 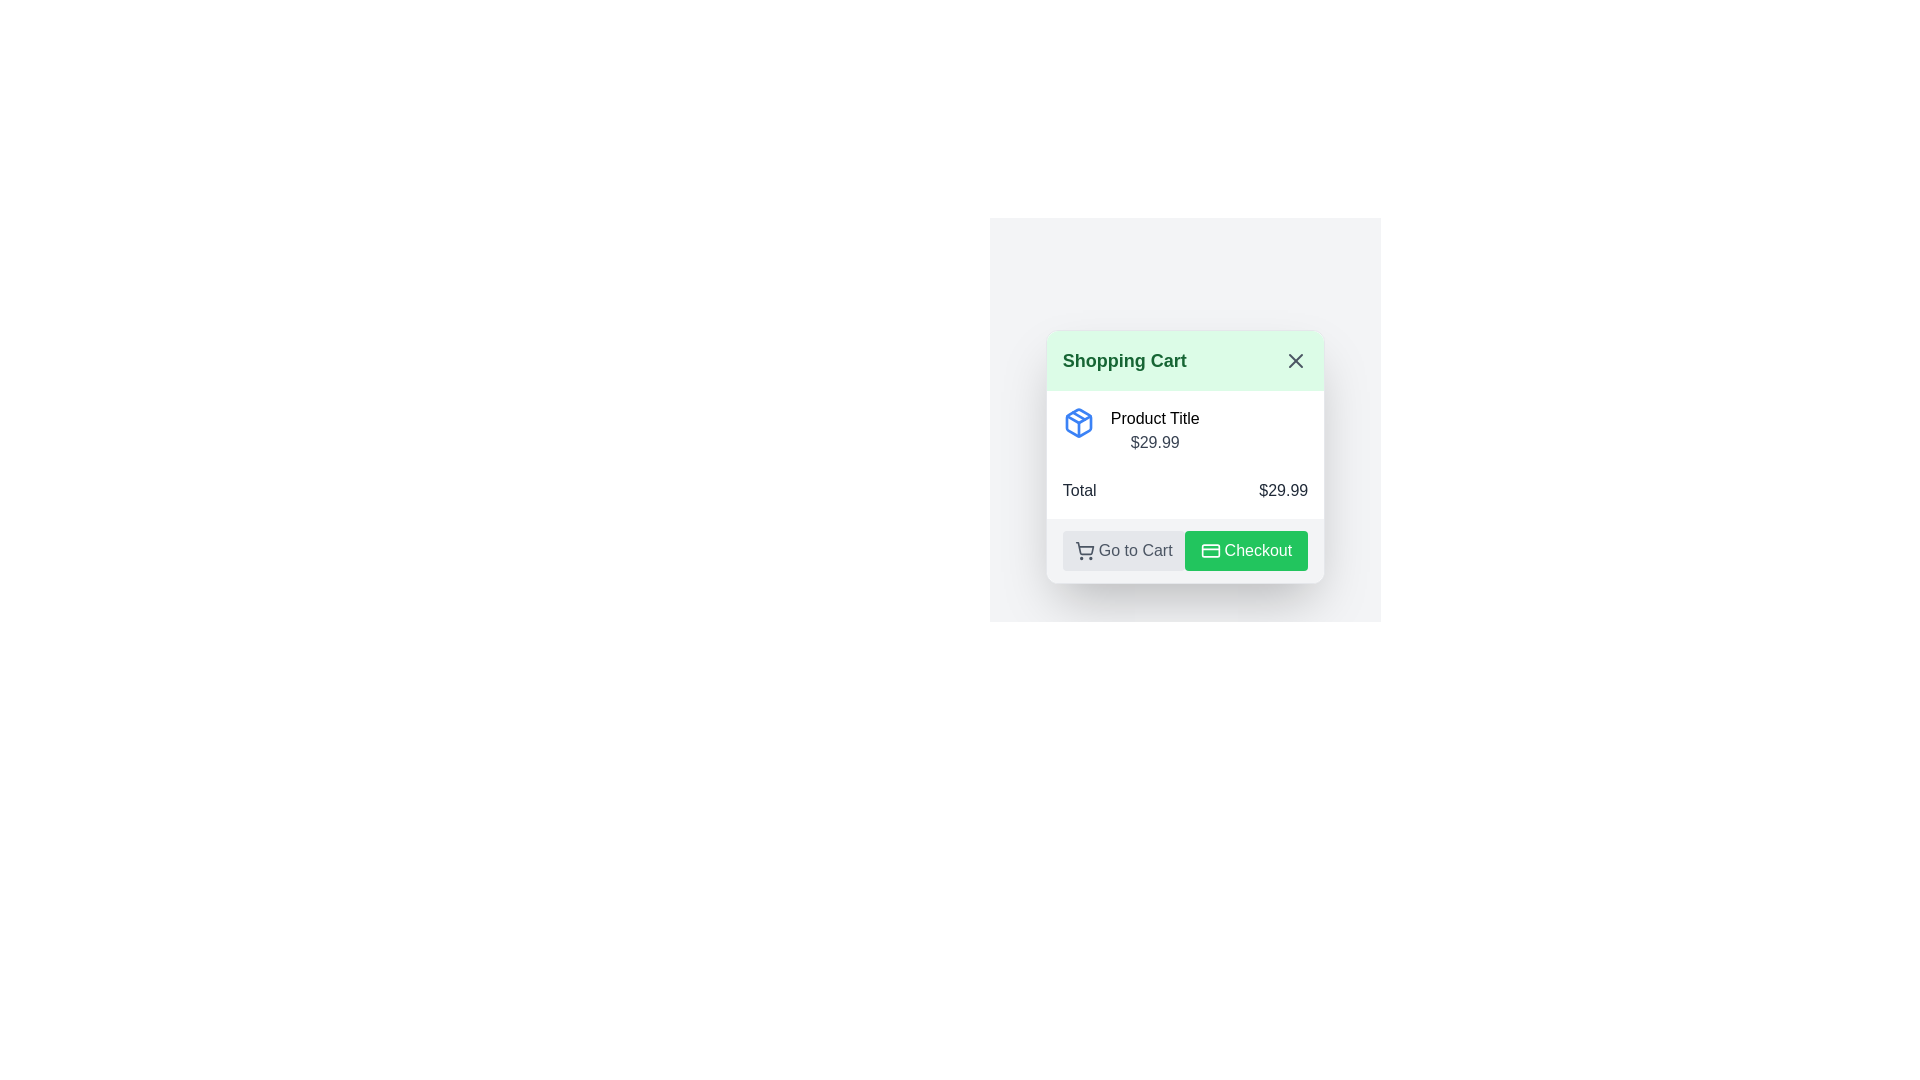 What do you see at coordinates (1185, 551) in the screenshot?
I see `the 'Checkout' button in the shopping cart pop-up` at bounding box center [1185, 551].